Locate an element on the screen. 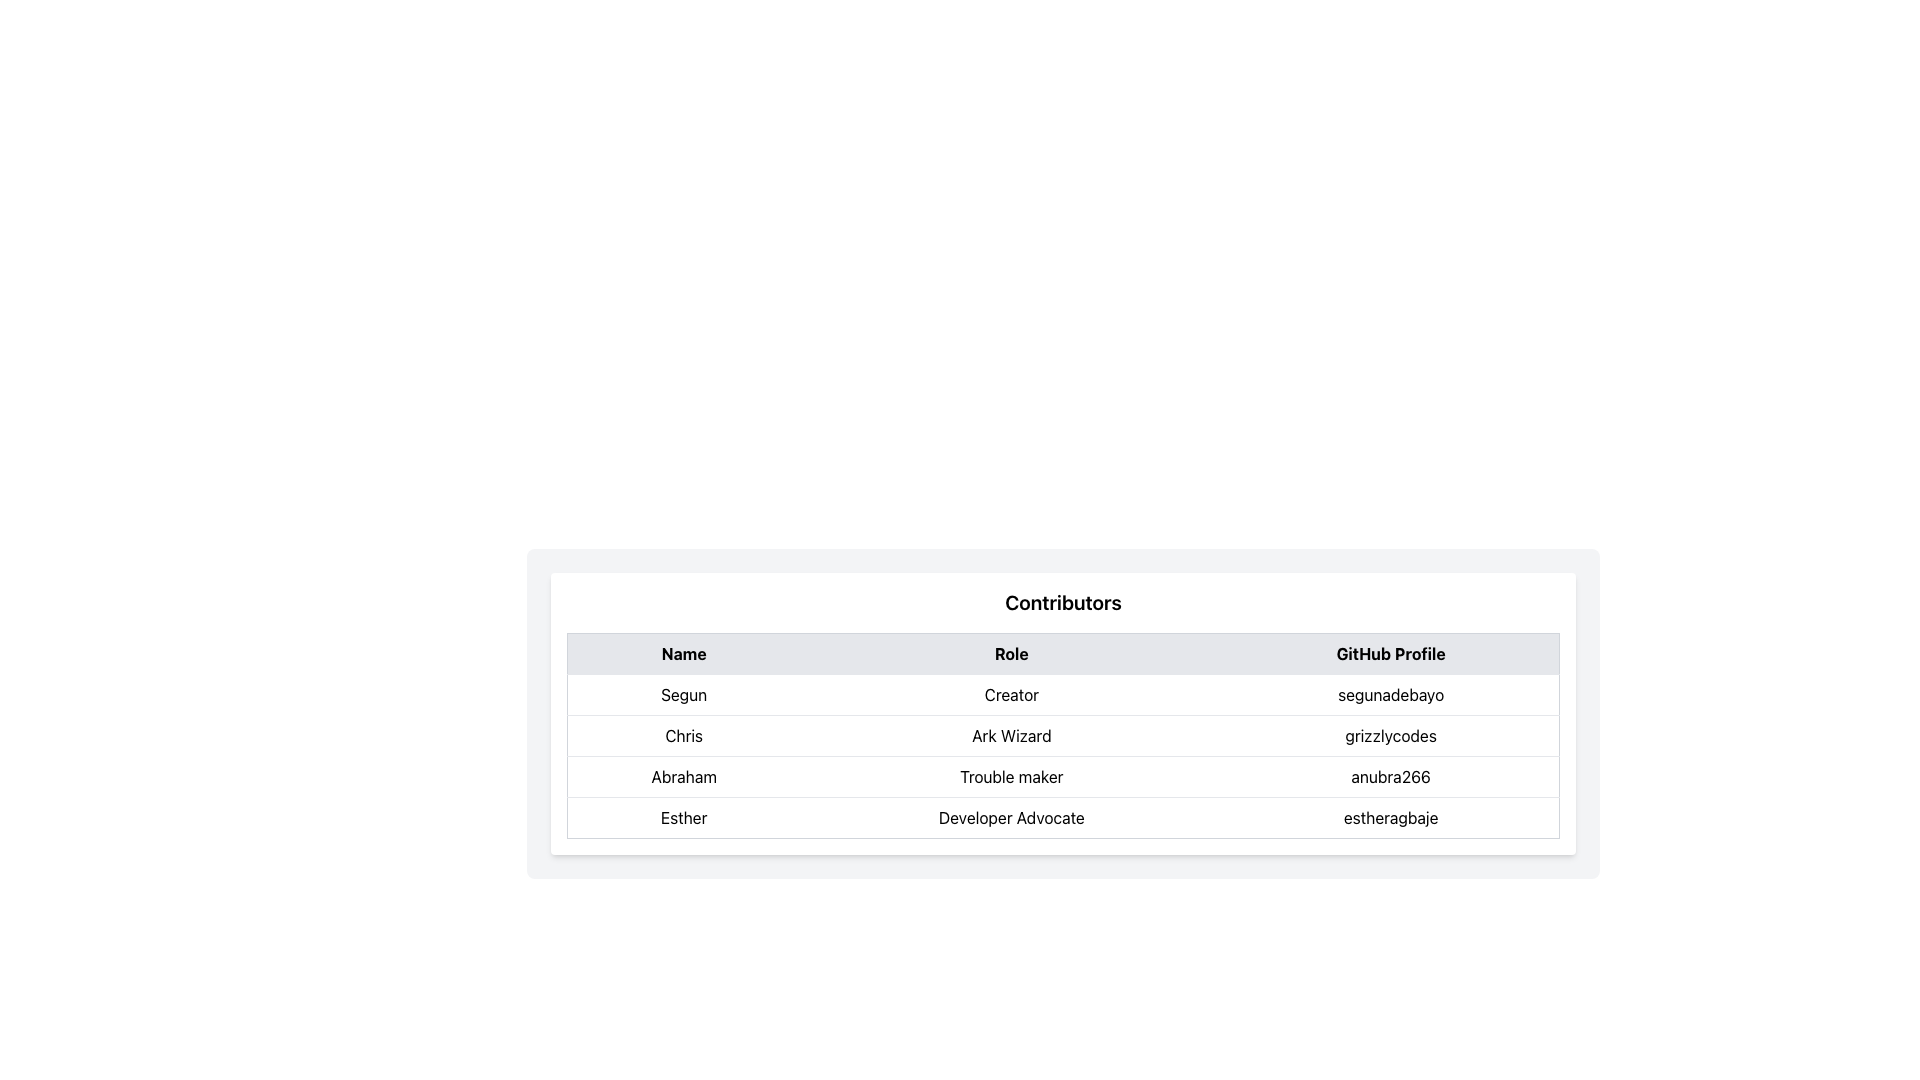 Image resolution: width=1920 pixels, height=1080 pixels. the first row in the user information table containing 'Segun' in the Name column, 'Creator' in the Role column, and 'segunadebayo' in the GitHub Profile column is located at coordinates (1062, 693).